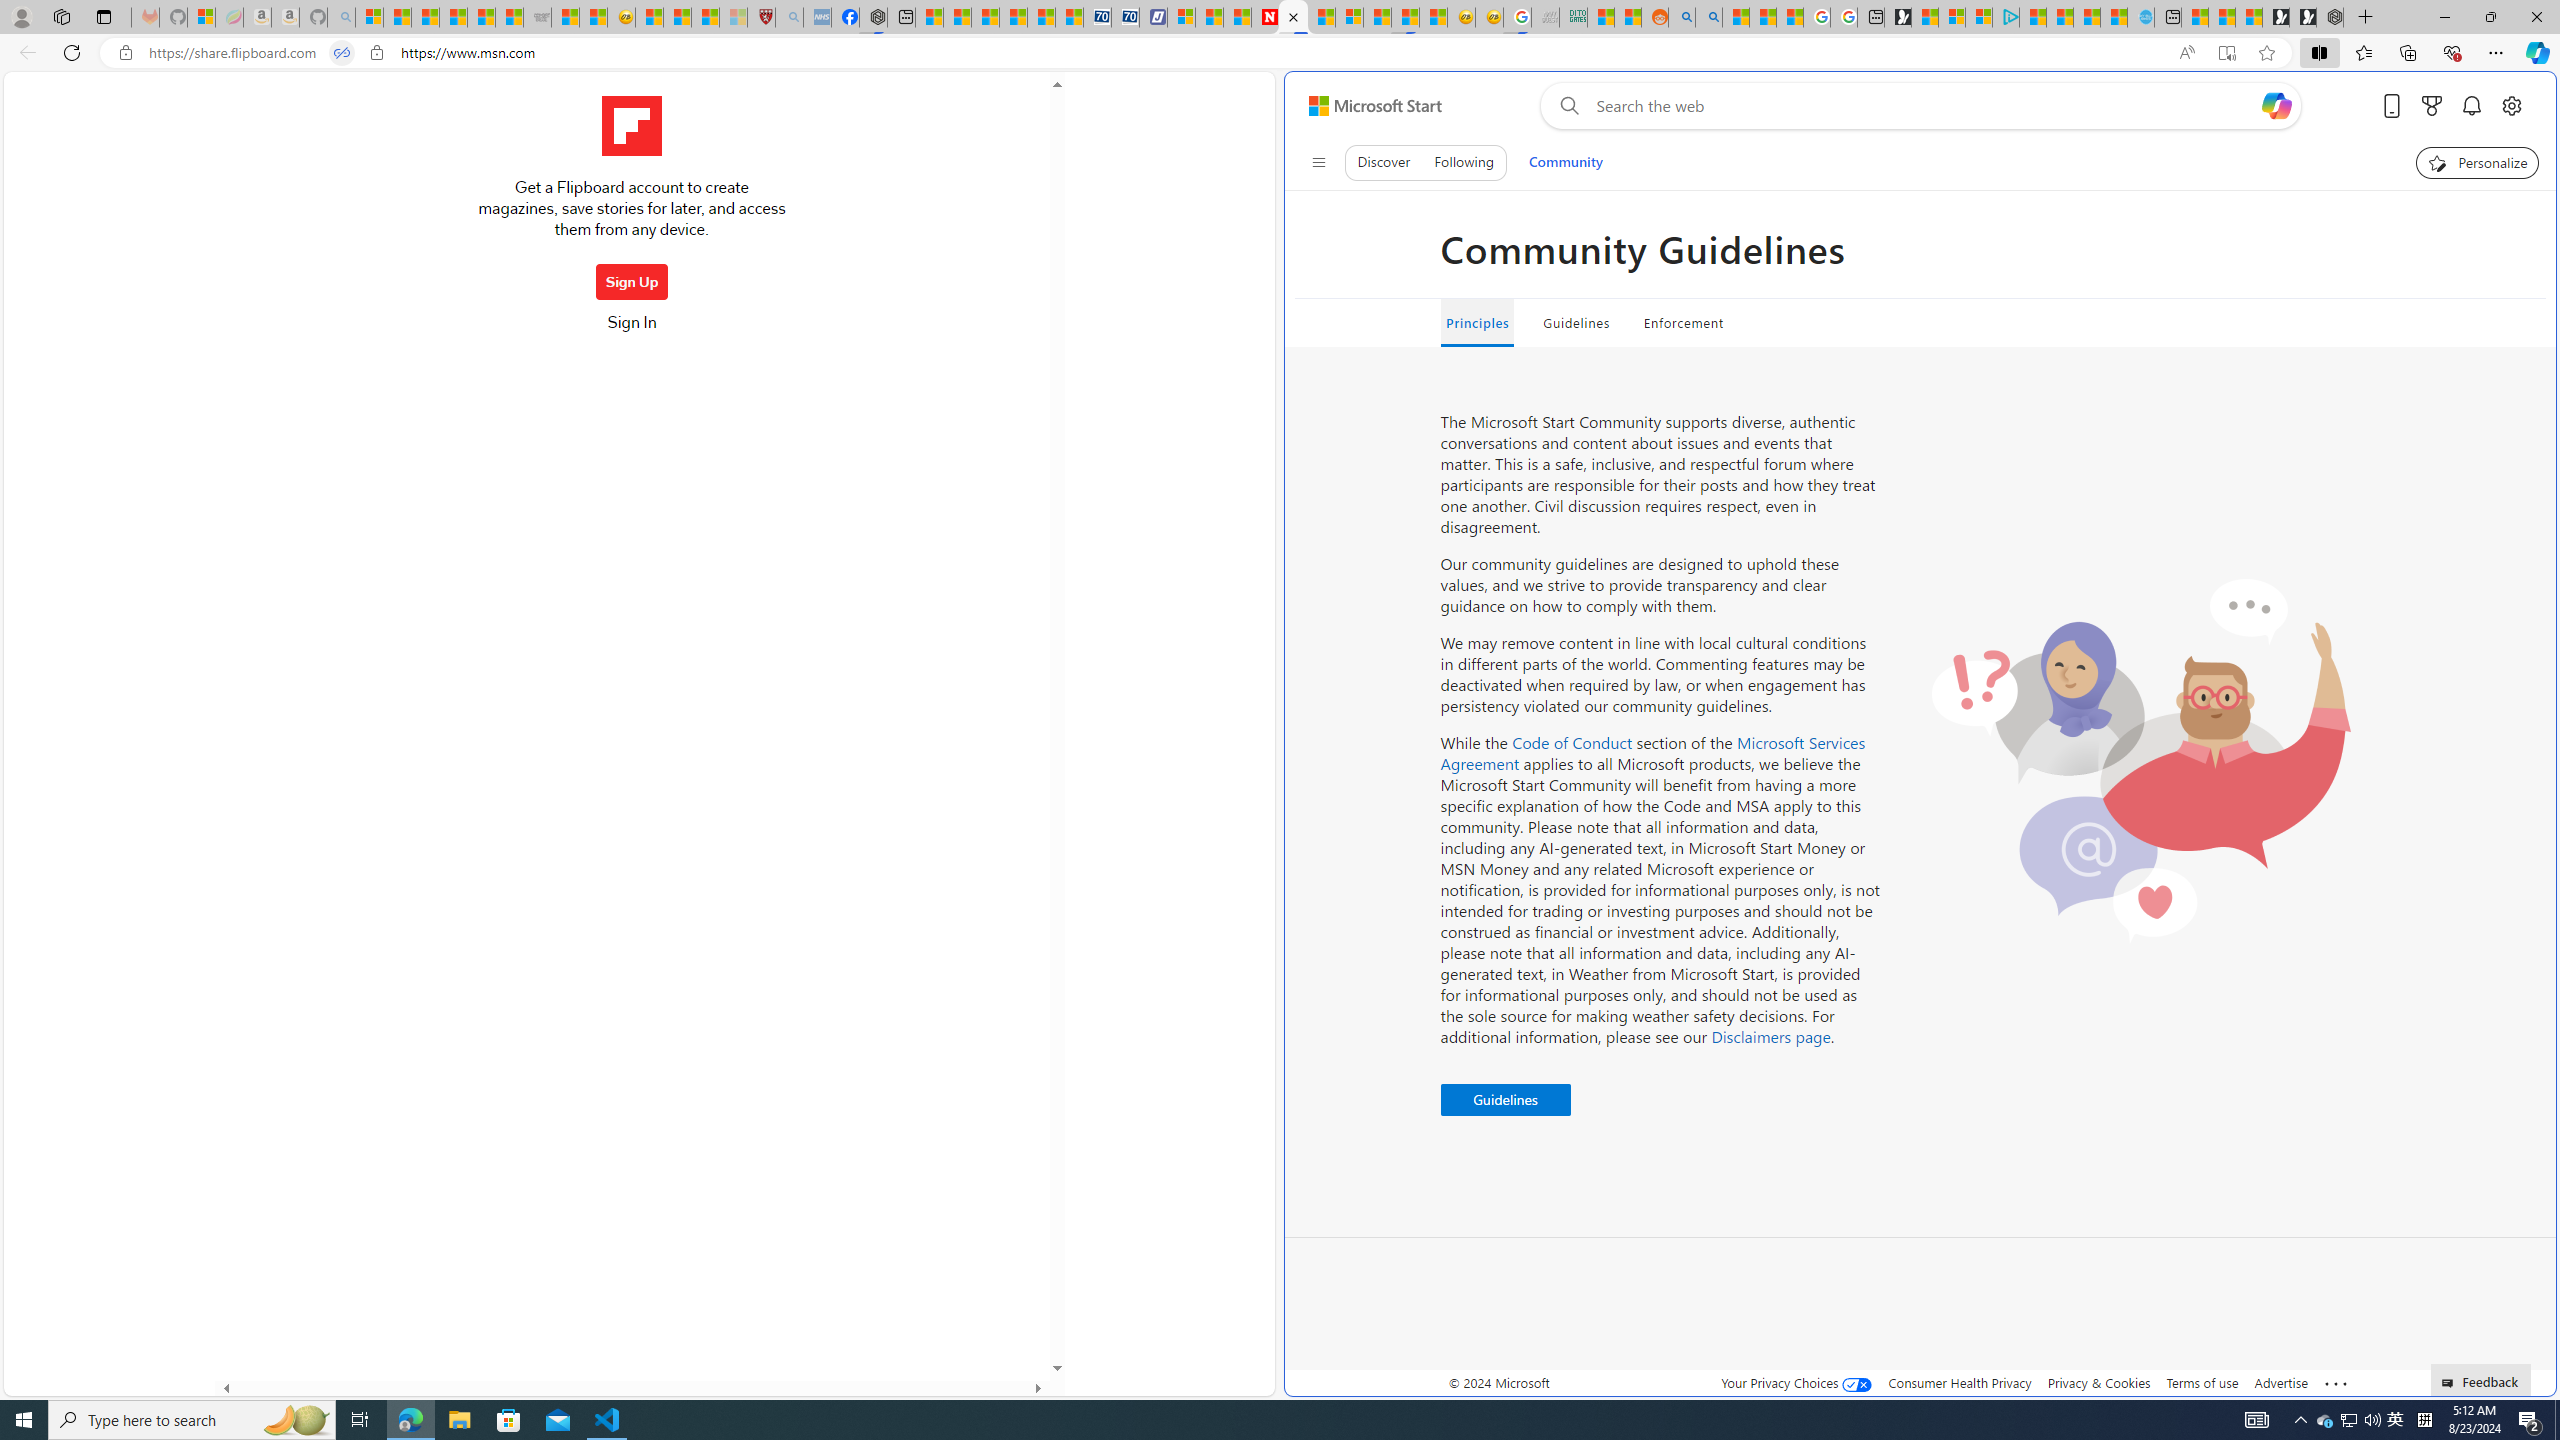  What do you see at coordinates (2450, 1382) in the screenshot?
I see `'Class: feedback_link_icon-DS-EntryPoint1-1'` at bounding box center [2450, 1382].